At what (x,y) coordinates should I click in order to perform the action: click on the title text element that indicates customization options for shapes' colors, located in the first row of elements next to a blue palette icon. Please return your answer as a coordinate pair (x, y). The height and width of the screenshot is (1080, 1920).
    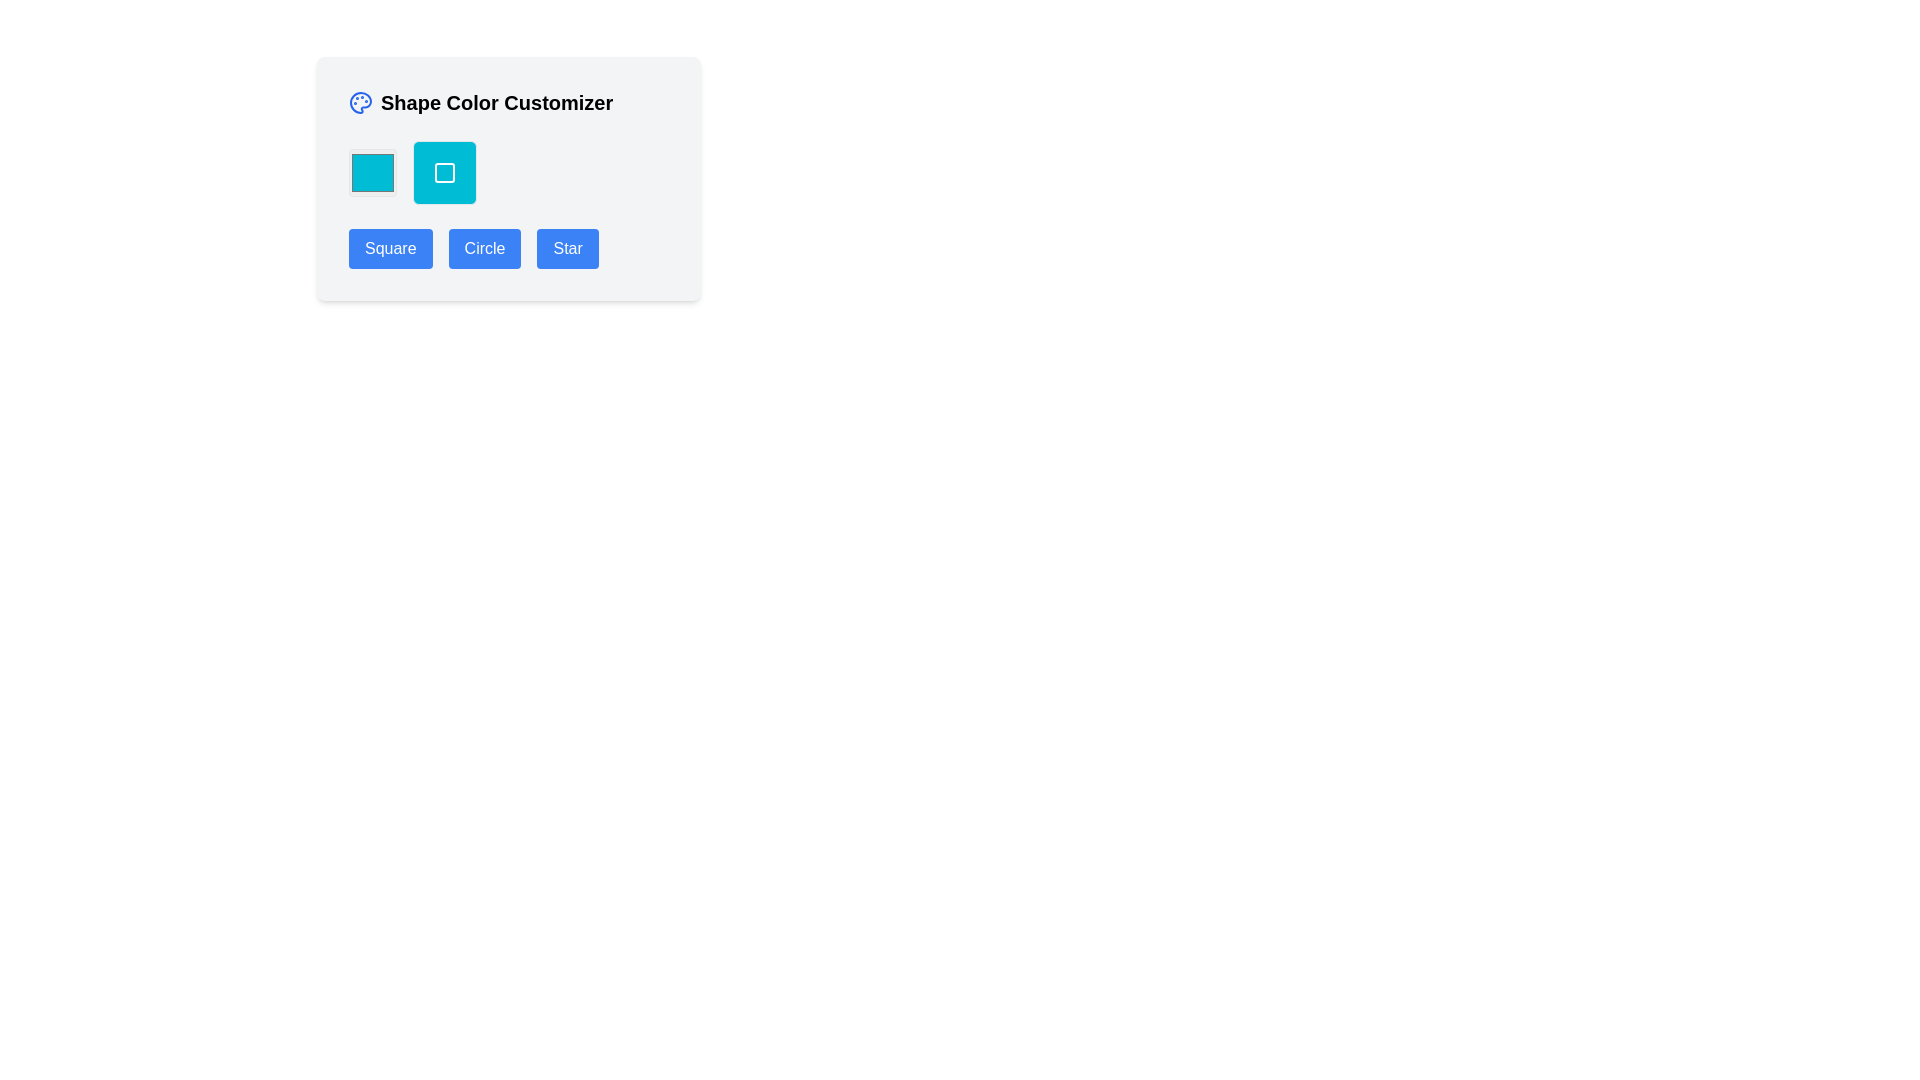
    Looking at the image, I should click on (497, 103).